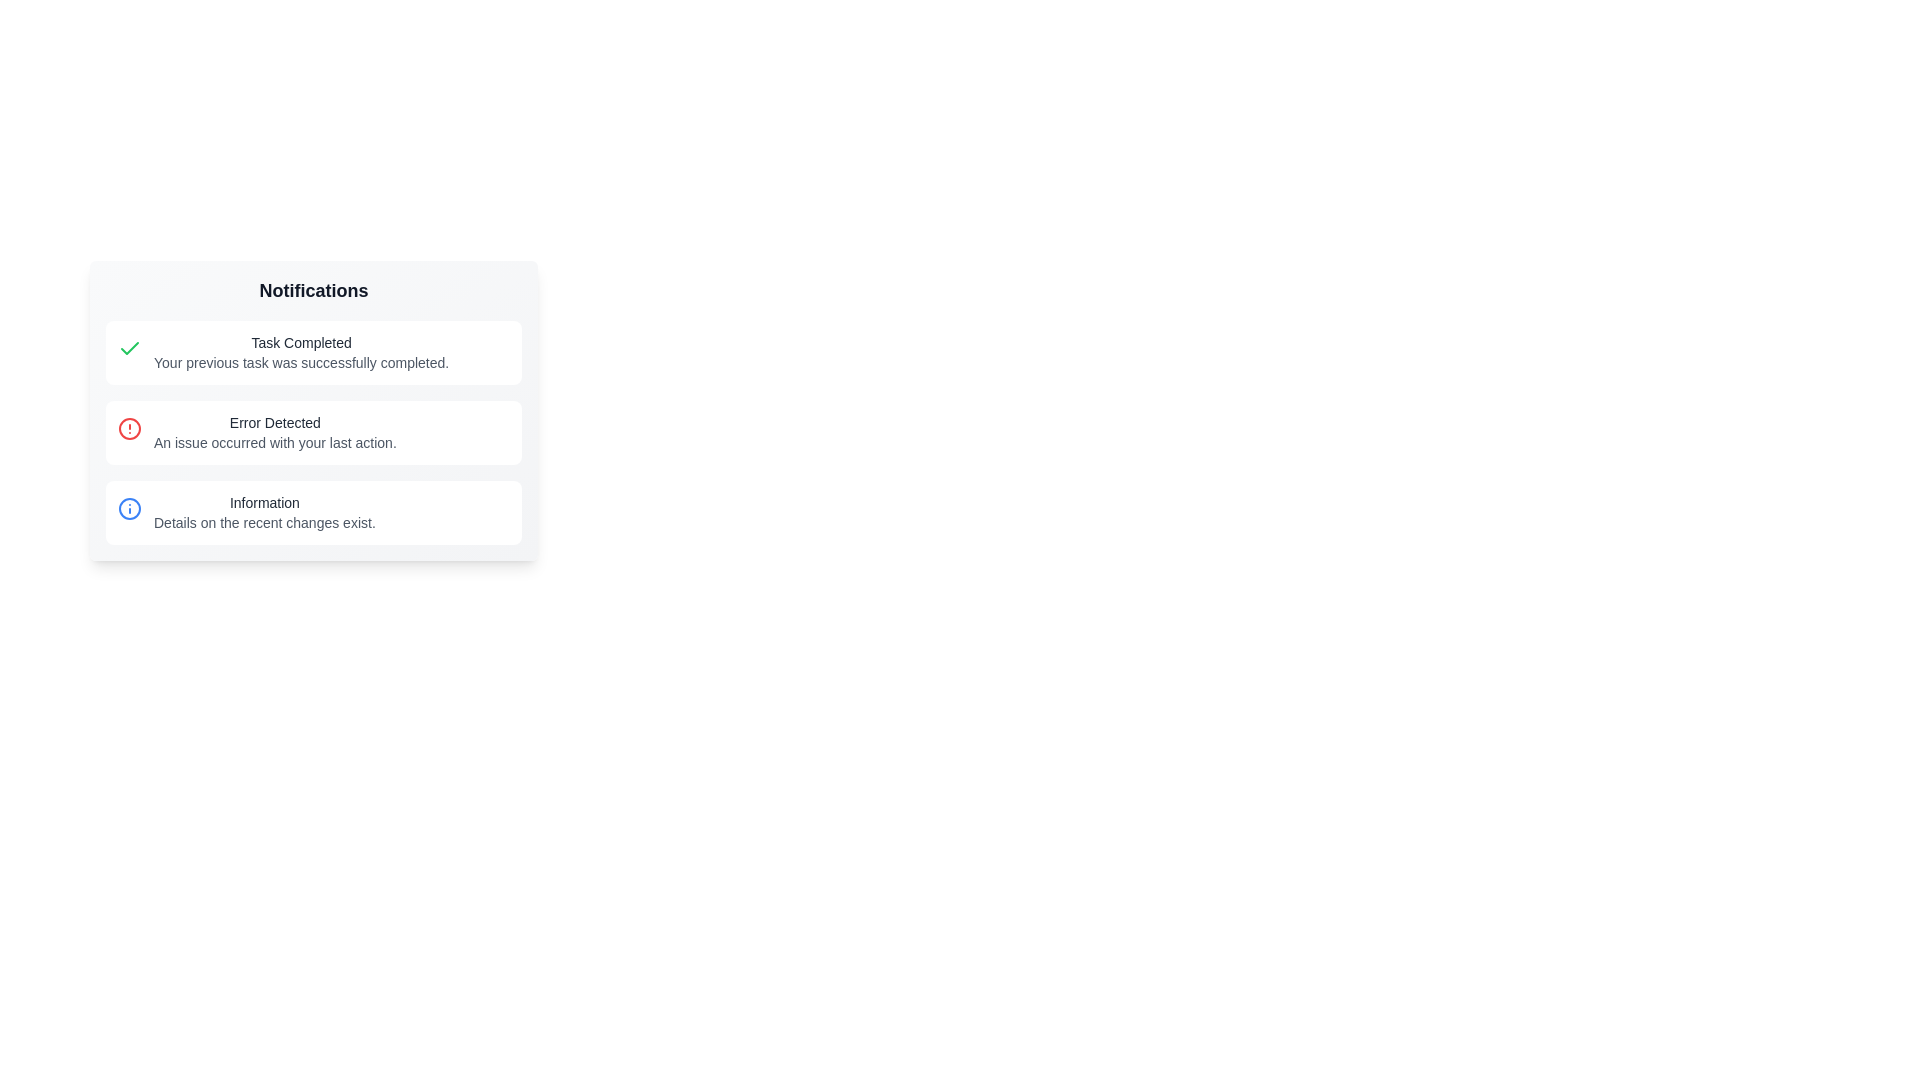  Describe the element at coordinates (263, 522) in the screenshot. I see `the text block stating 'Details on the recent changes exist.' located beneath the 'Information' heading in the notification panel` at that location.